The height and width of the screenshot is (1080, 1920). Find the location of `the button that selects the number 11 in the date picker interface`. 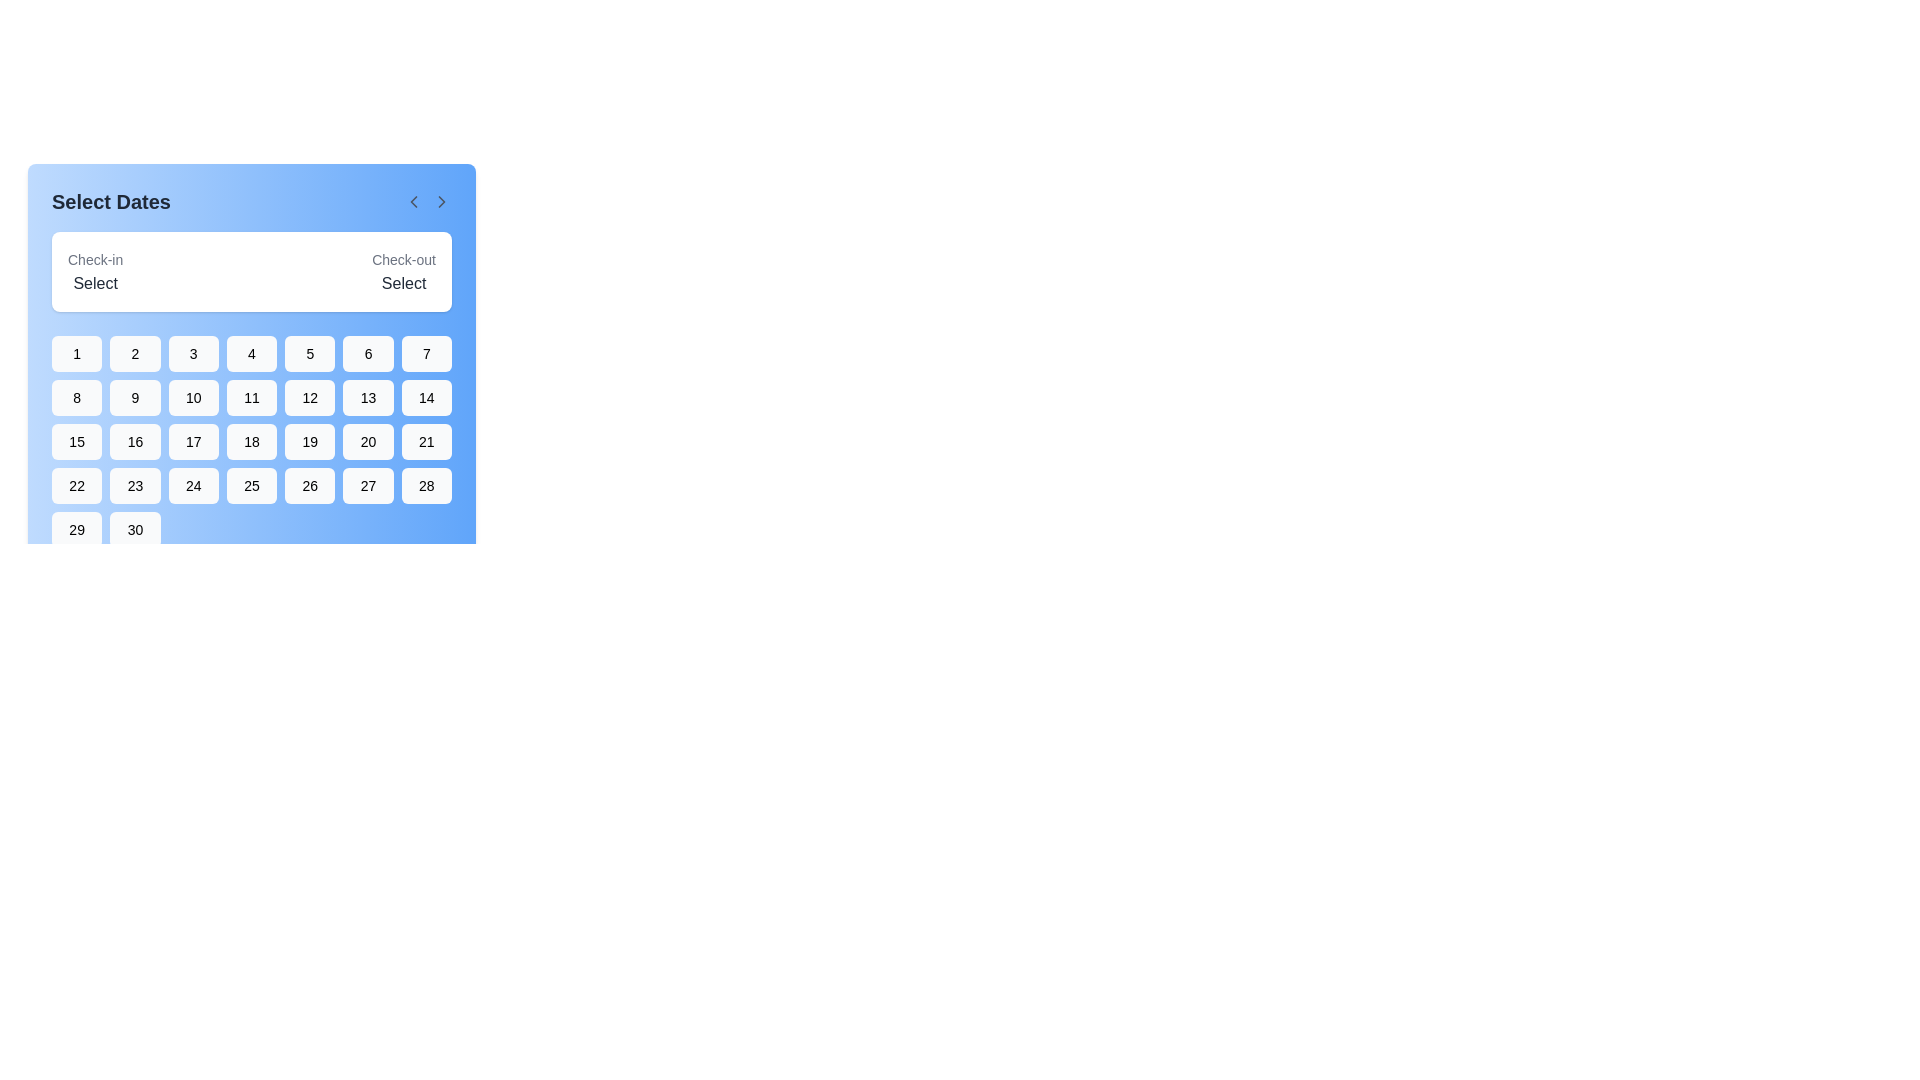

the button that selects the number 11 in the date picker interface is located at coordinates (250, 397).